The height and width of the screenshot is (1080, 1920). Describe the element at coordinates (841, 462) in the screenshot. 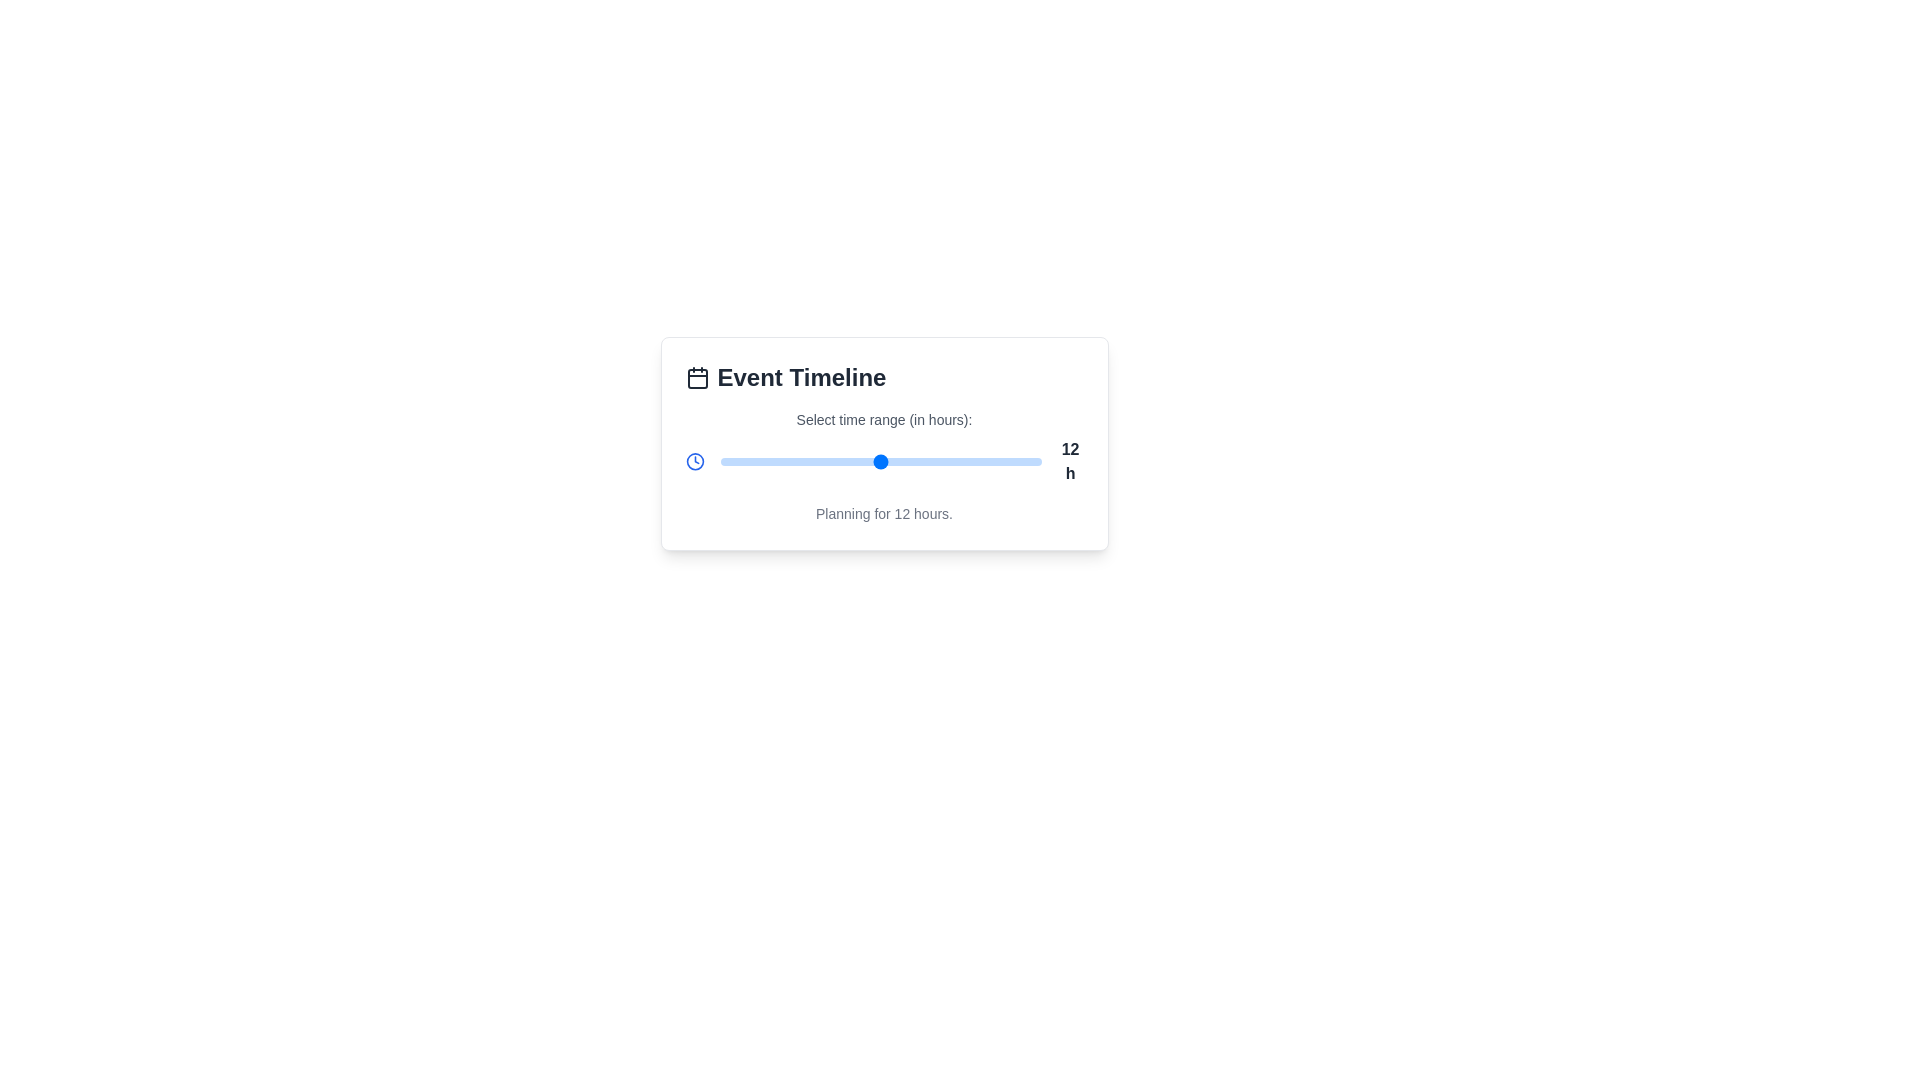

I see `the number of hours` at that location.